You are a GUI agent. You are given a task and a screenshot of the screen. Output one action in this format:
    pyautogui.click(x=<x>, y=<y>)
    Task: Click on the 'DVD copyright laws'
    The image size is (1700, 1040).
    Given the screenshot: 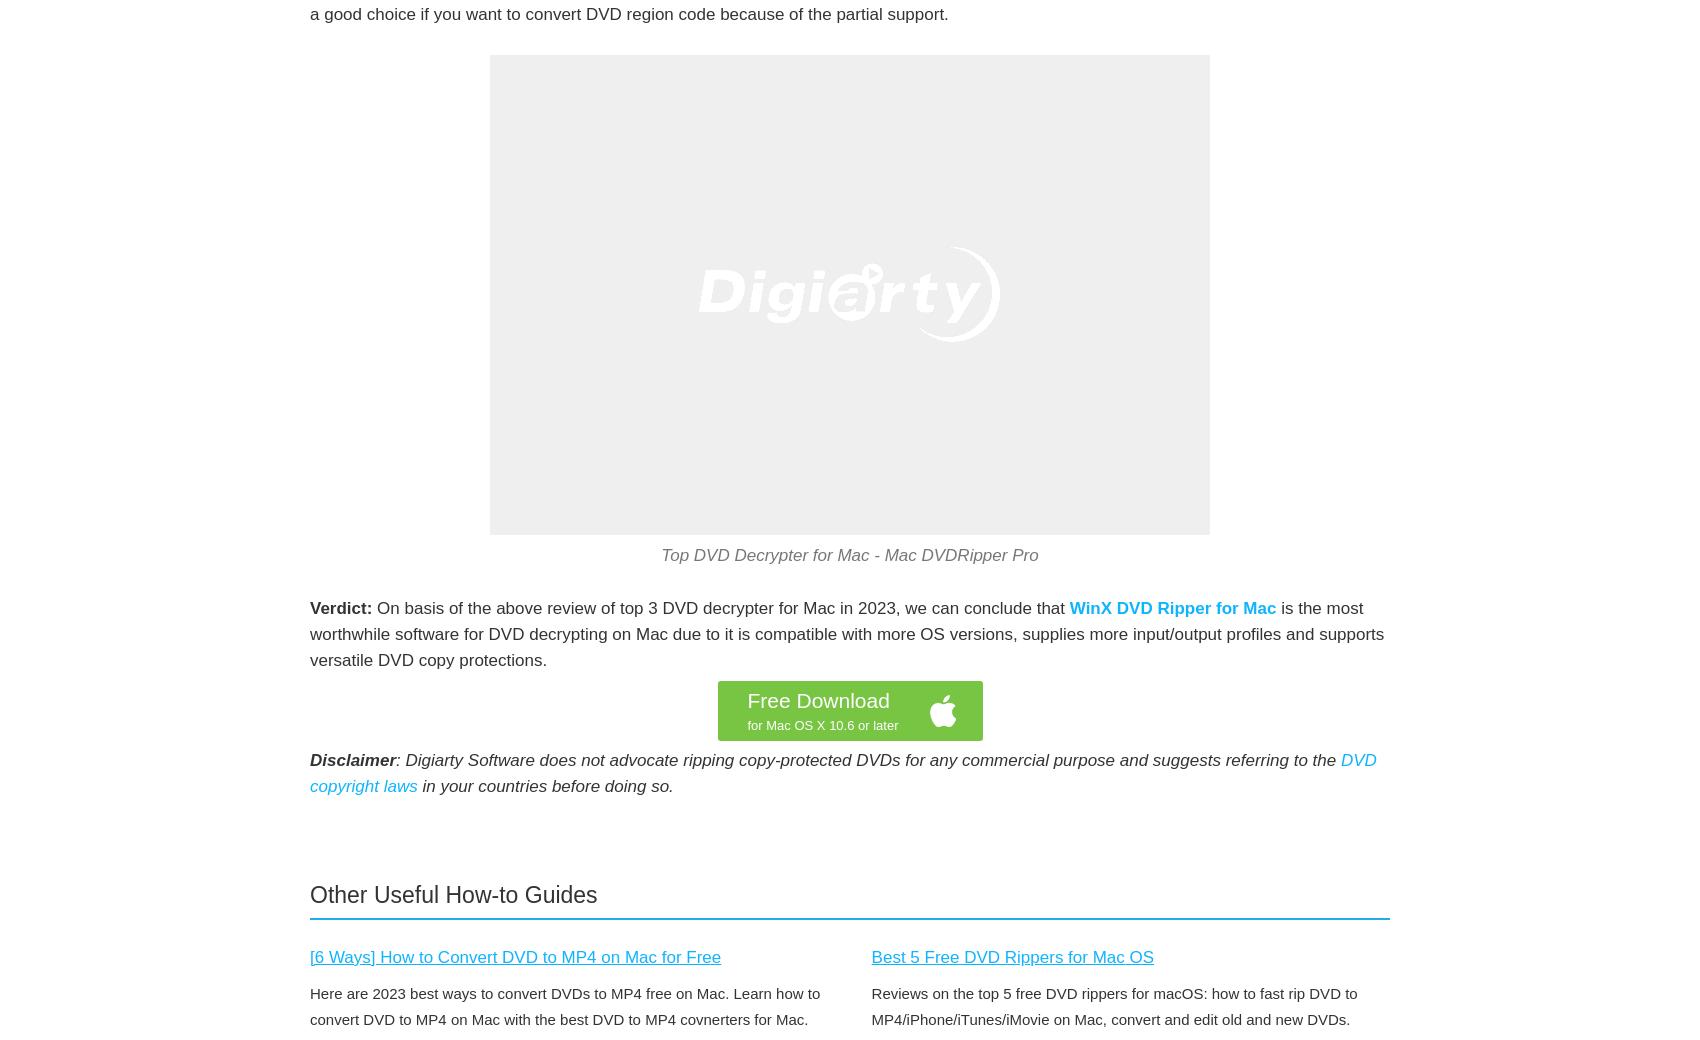 What is the action you would take?
    pyautogui.click(x=842, y=773)
    